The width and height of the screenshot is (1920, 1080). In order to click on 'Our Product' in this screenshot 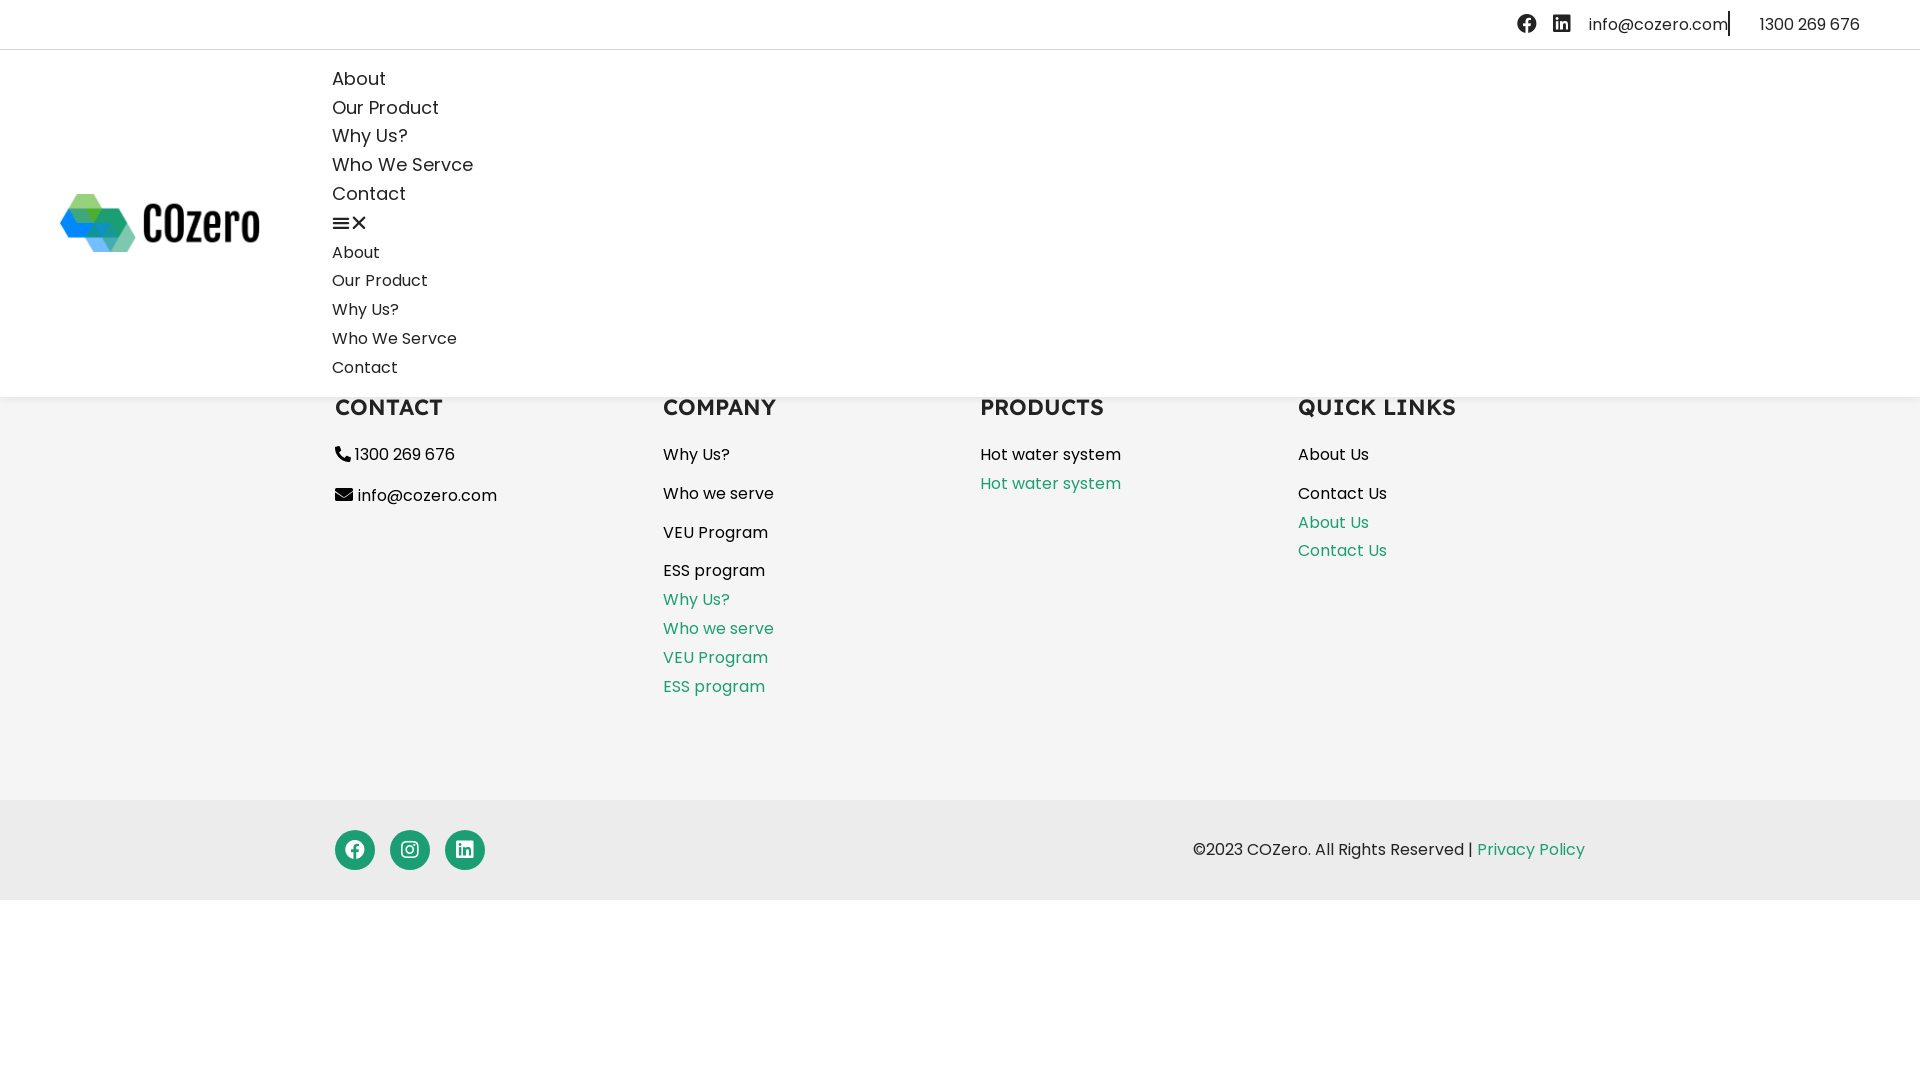, I will do `click(385, 107)`.